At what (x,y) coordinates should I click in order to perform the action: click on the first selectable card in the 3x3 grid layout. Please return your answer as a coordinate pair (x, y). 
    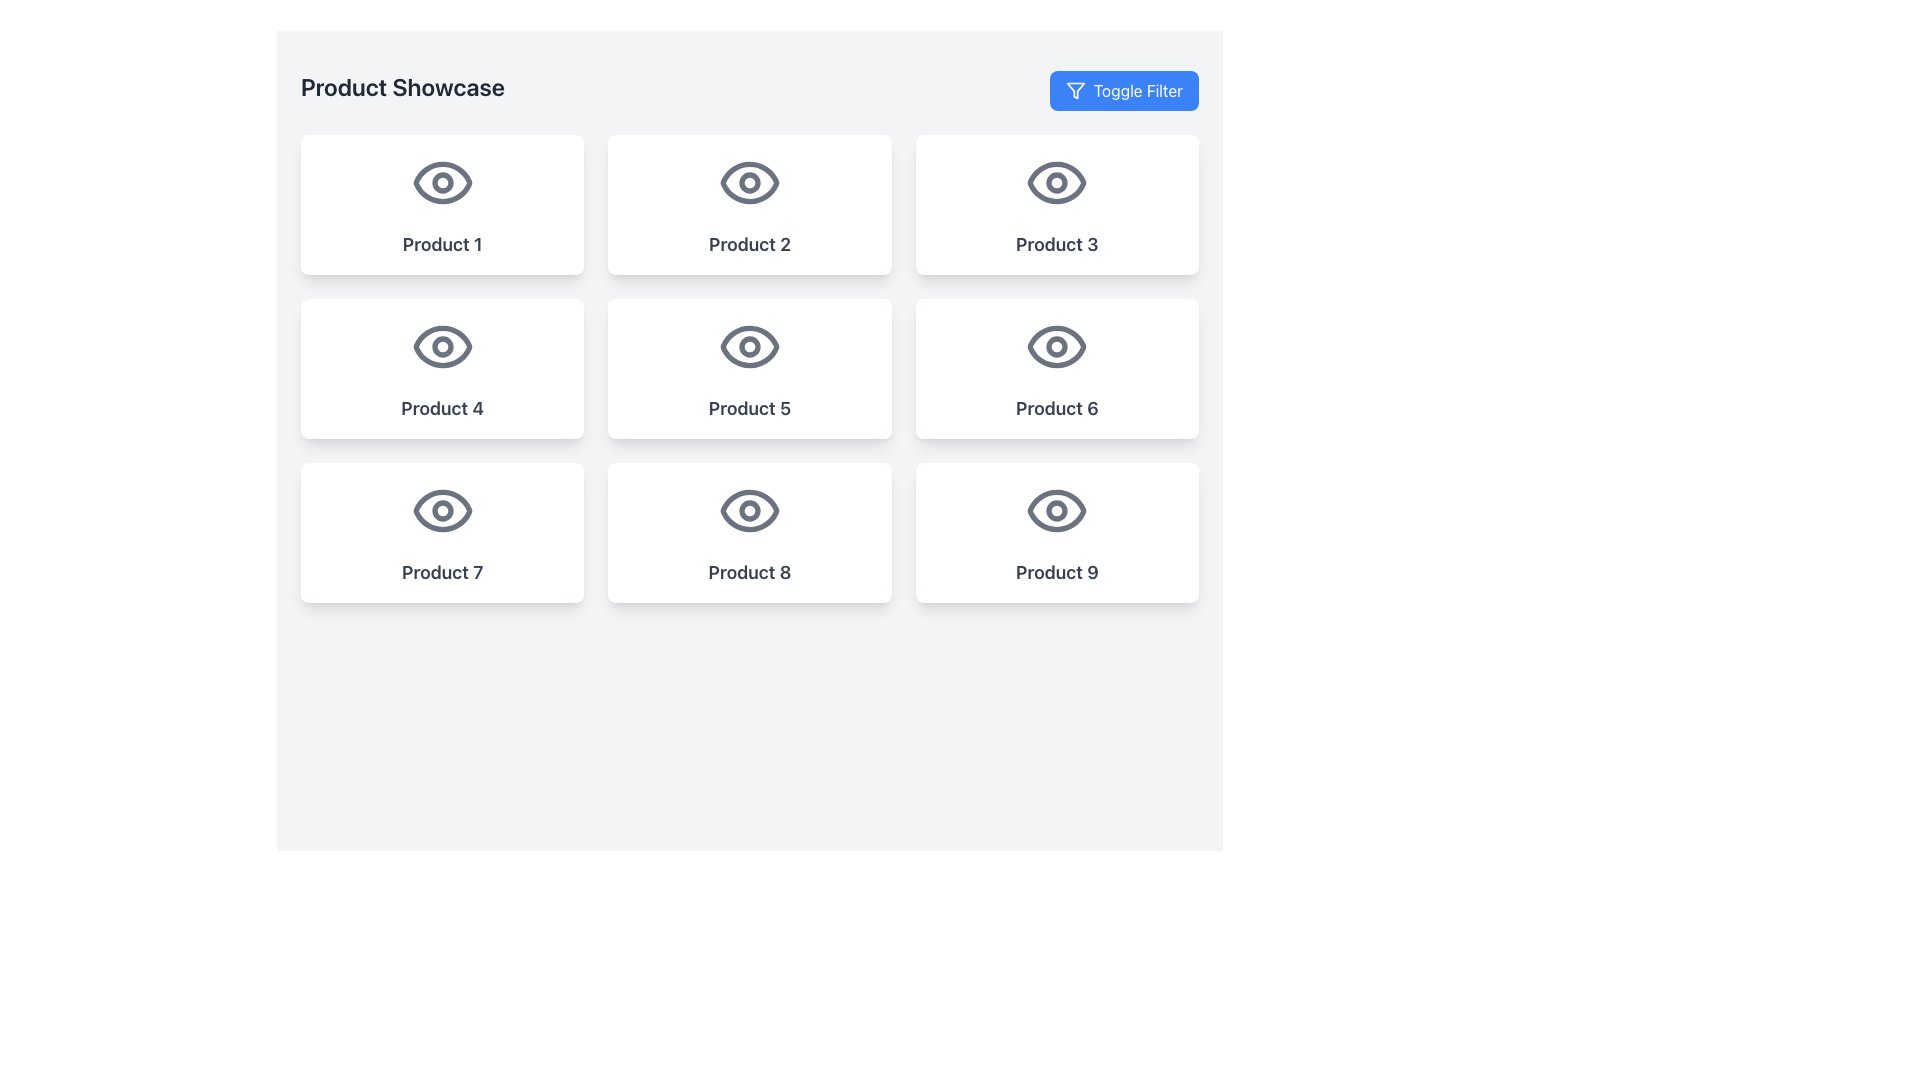
    Looking at the image, I should click on (441, 204).